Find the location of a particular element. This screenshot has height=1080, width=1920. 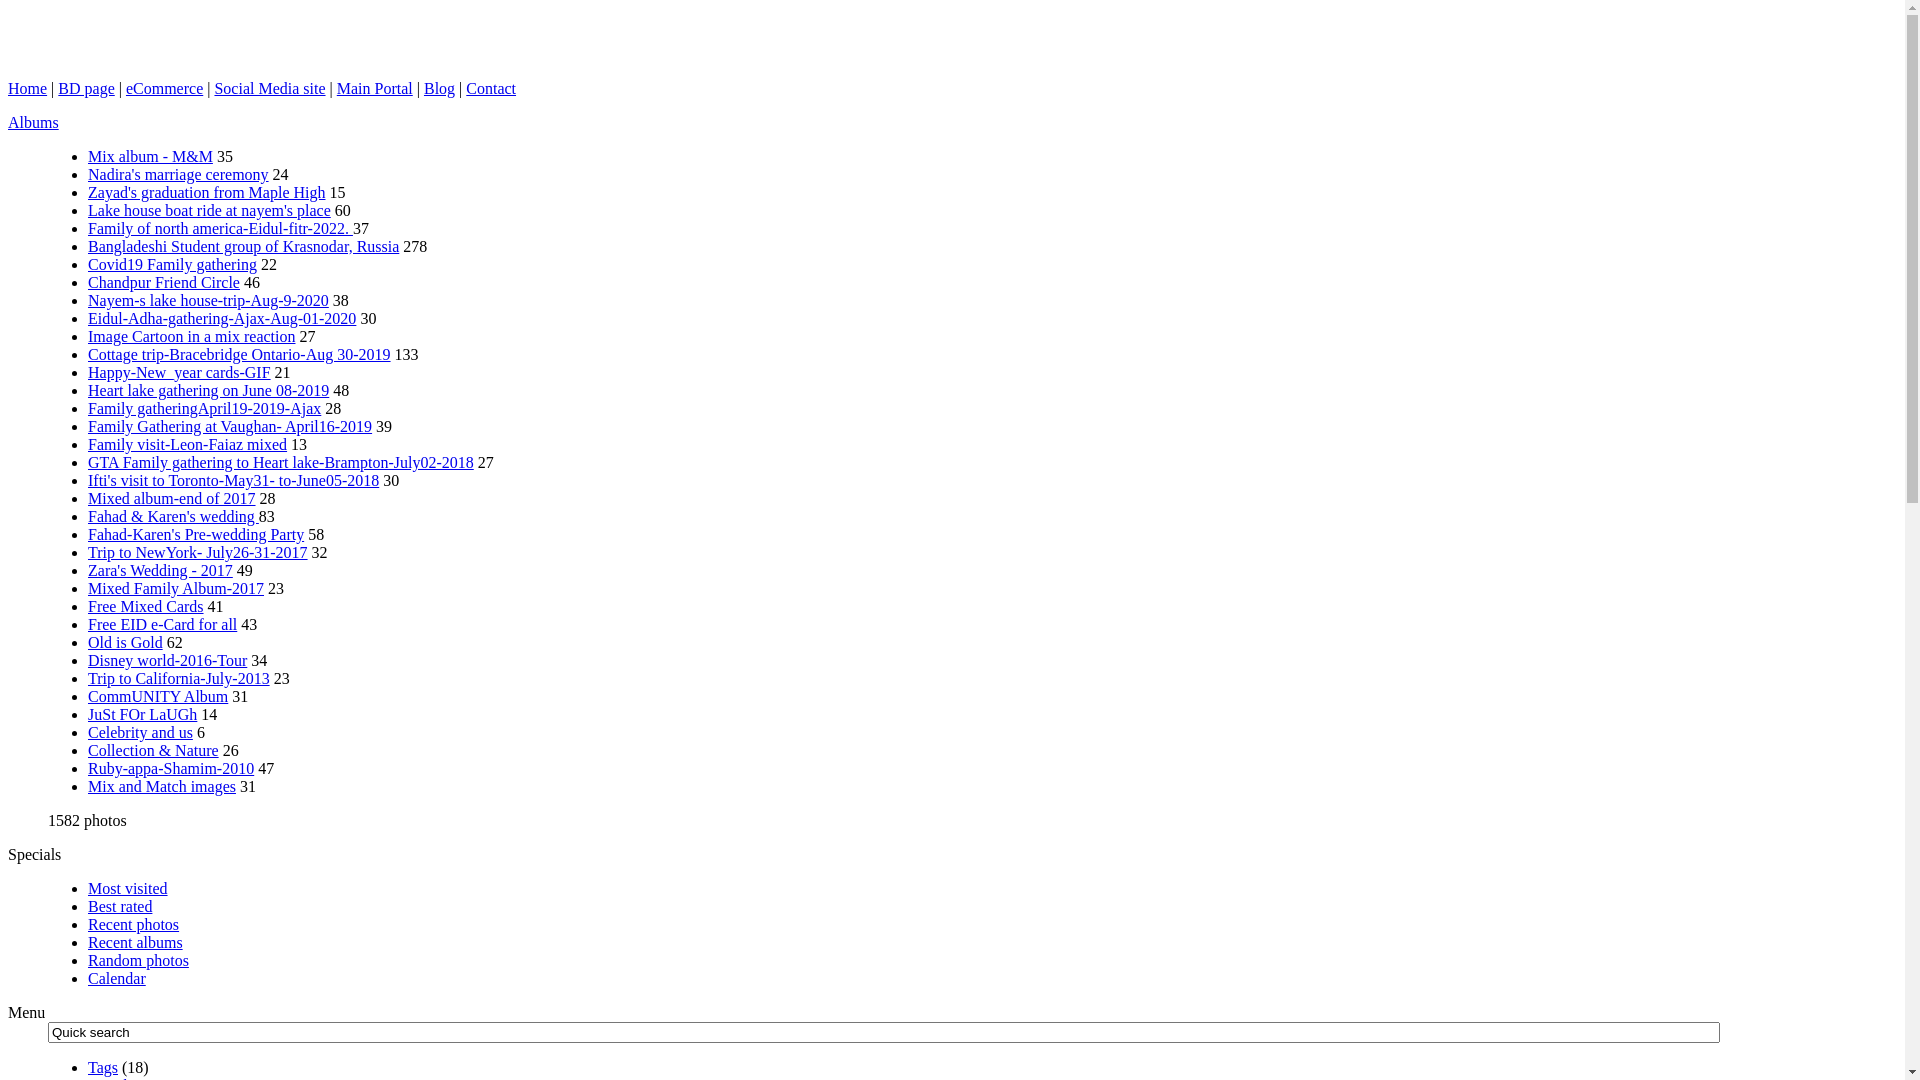

'Lake house boat ride at nayem's place' is located at coordinates (209, 210).